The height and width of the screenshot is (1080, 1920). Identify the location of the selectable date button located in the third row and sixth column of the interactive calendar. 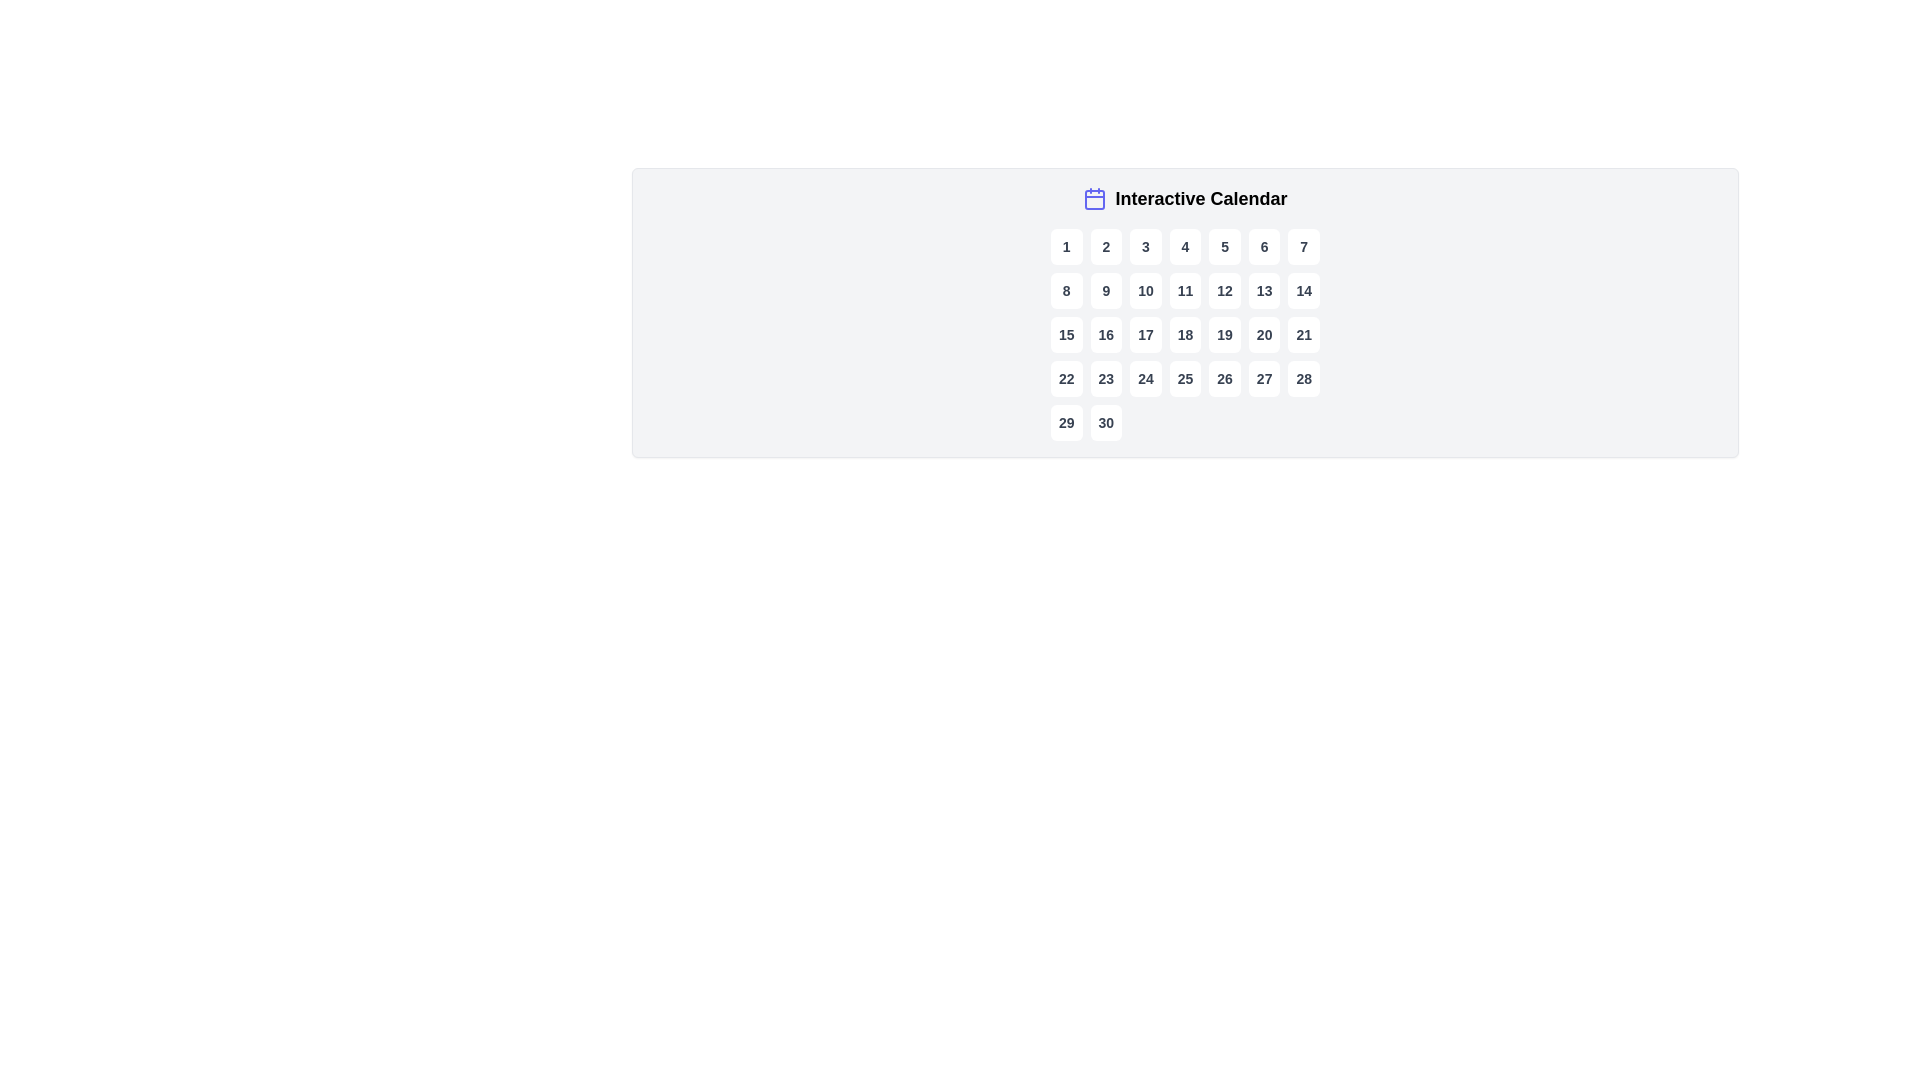
(1263, 334).